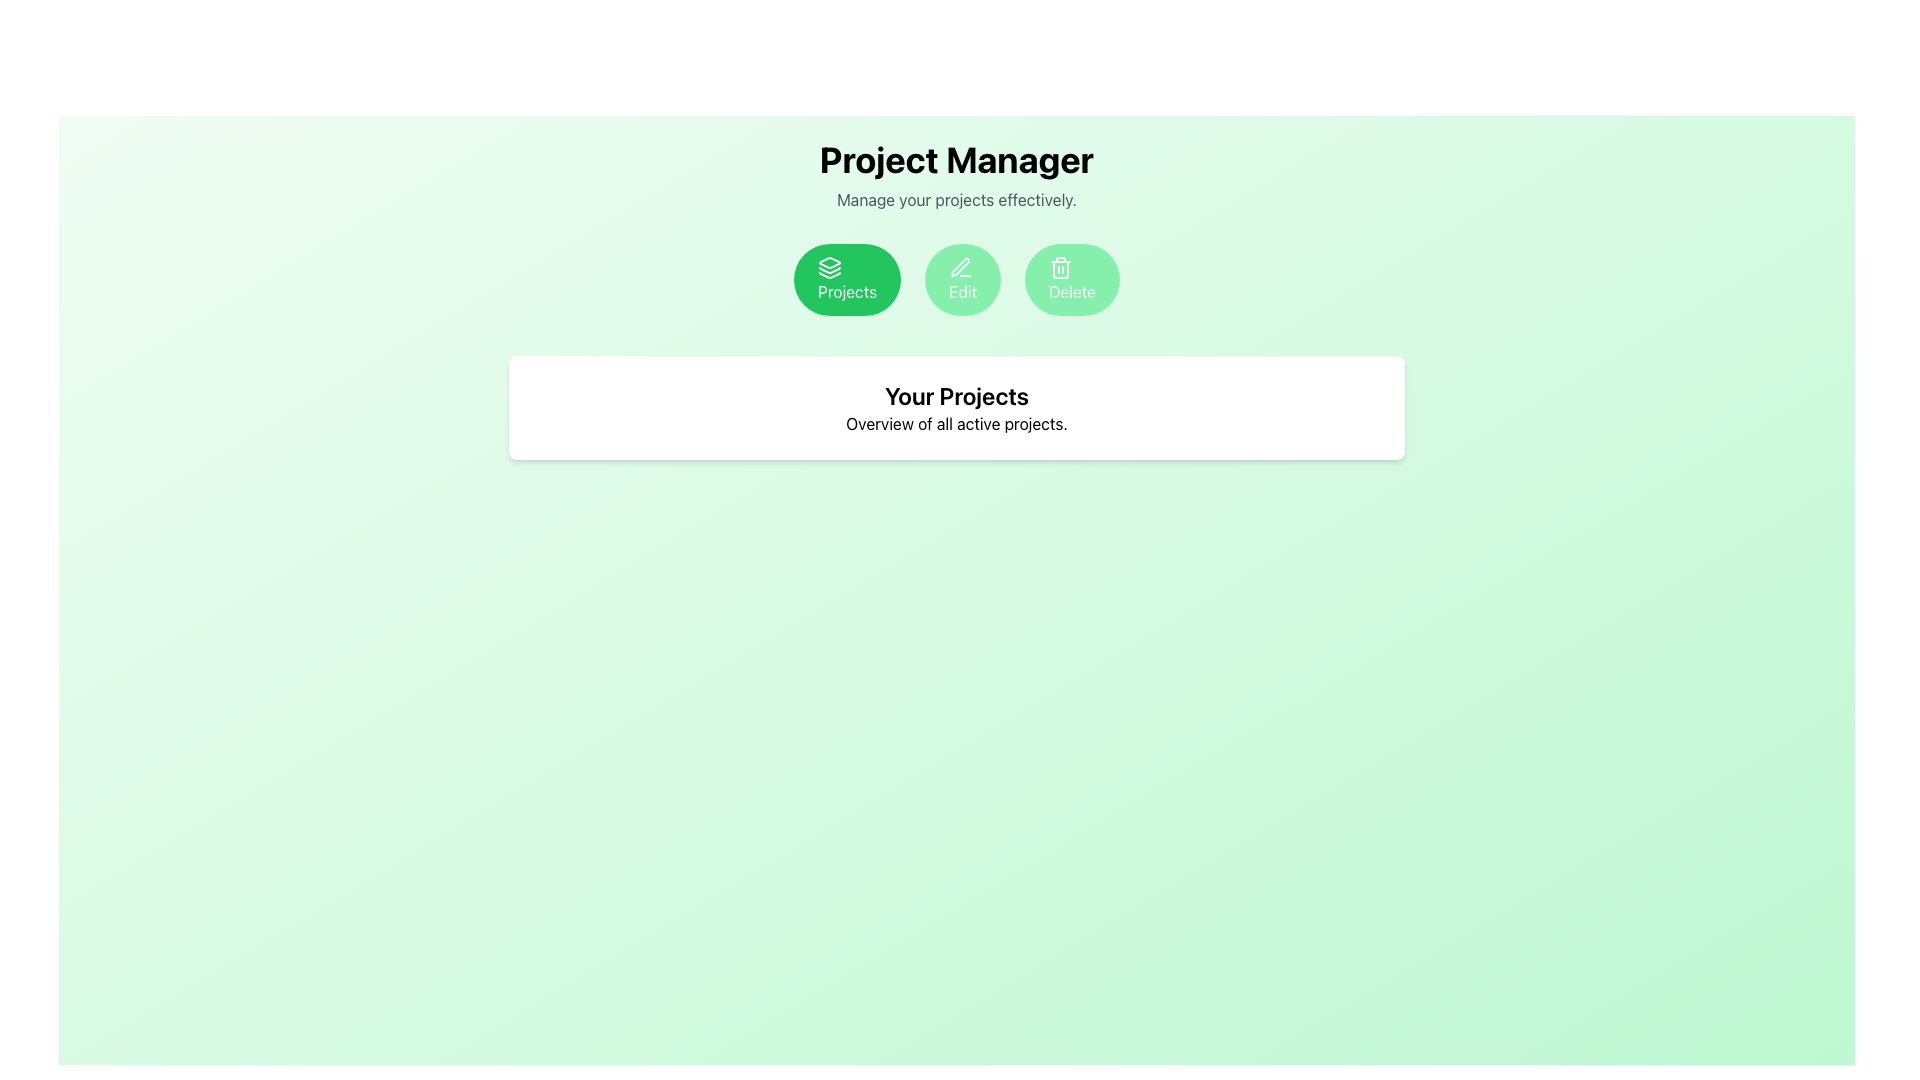 The width and height of the screenshot is (1920, 1080). What do you see at coordinates (830, 266) in the screenshot?
I see `the green circular button with a layered symbol and 'Projects' text below it` at bounding box center [830, 266].